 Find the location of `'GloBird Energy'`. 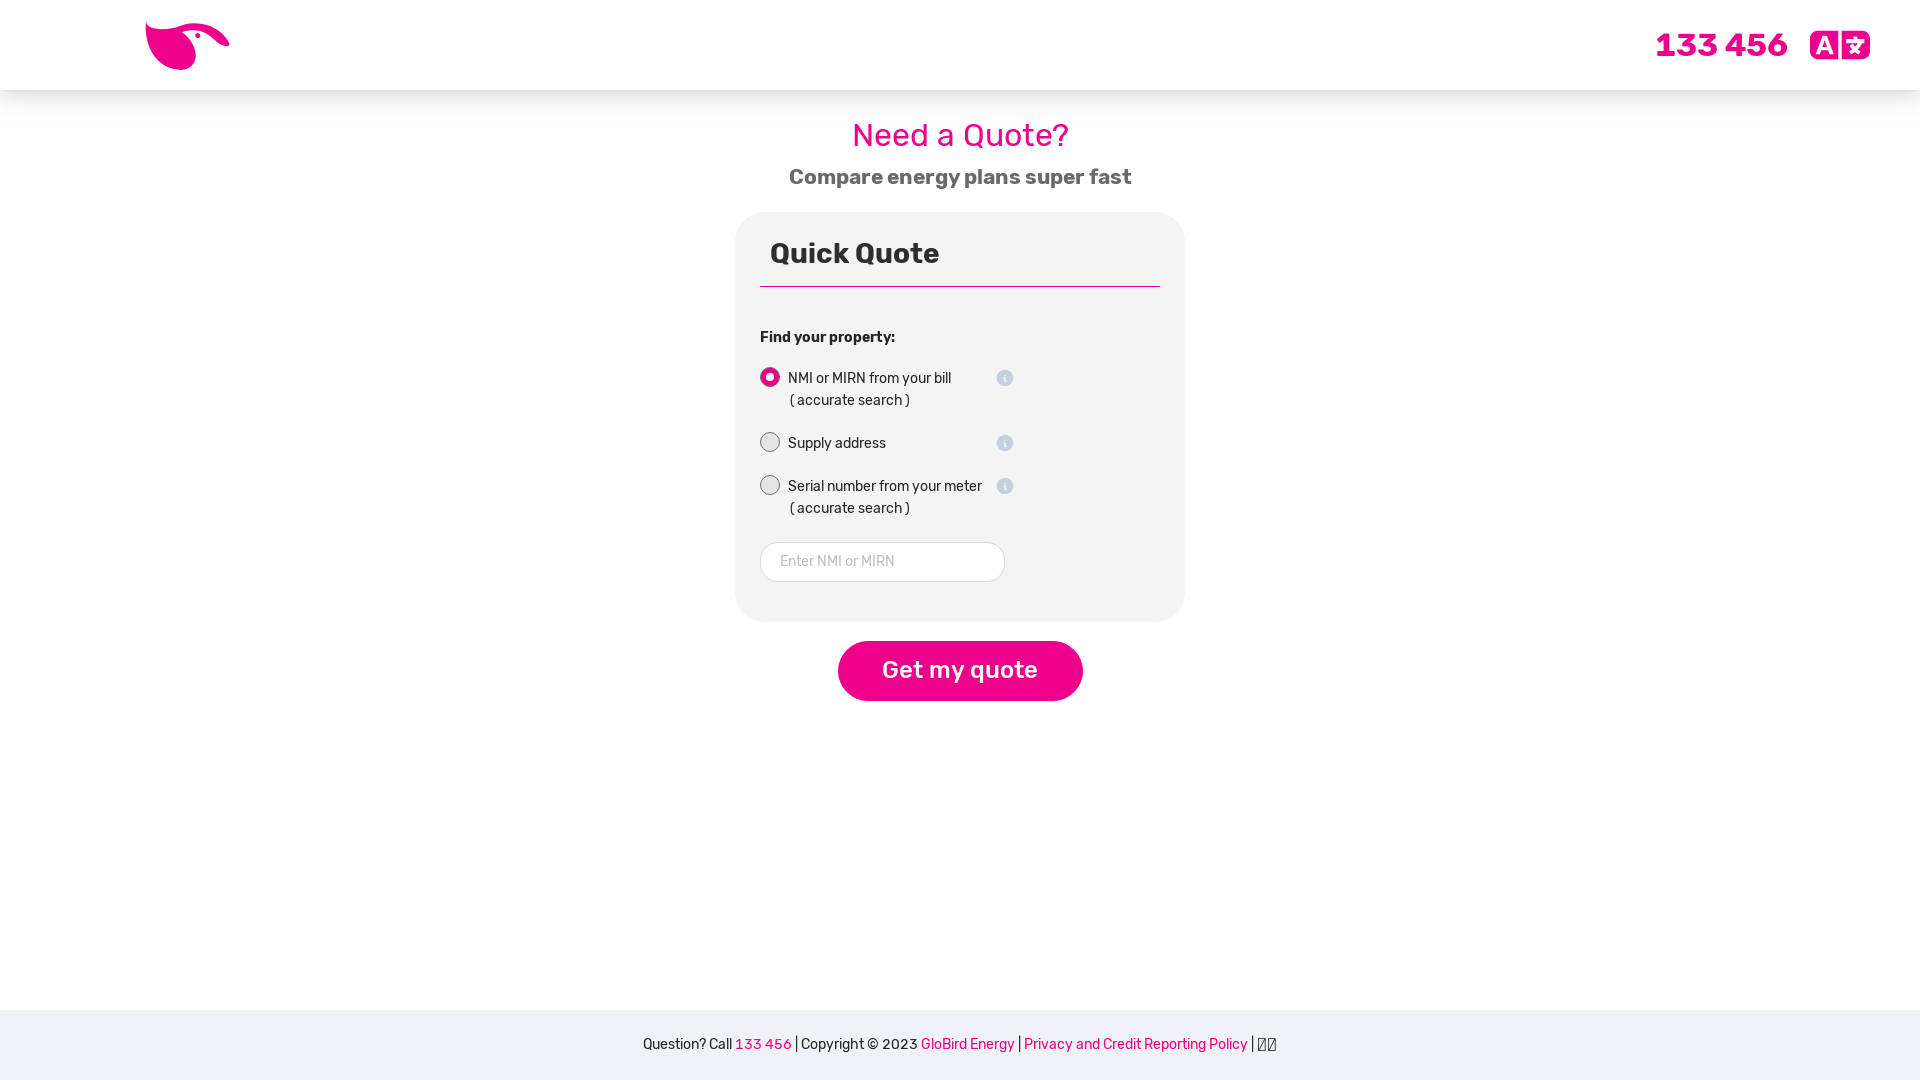

'GloBird Energy' is located at coordinates (968, 1043).